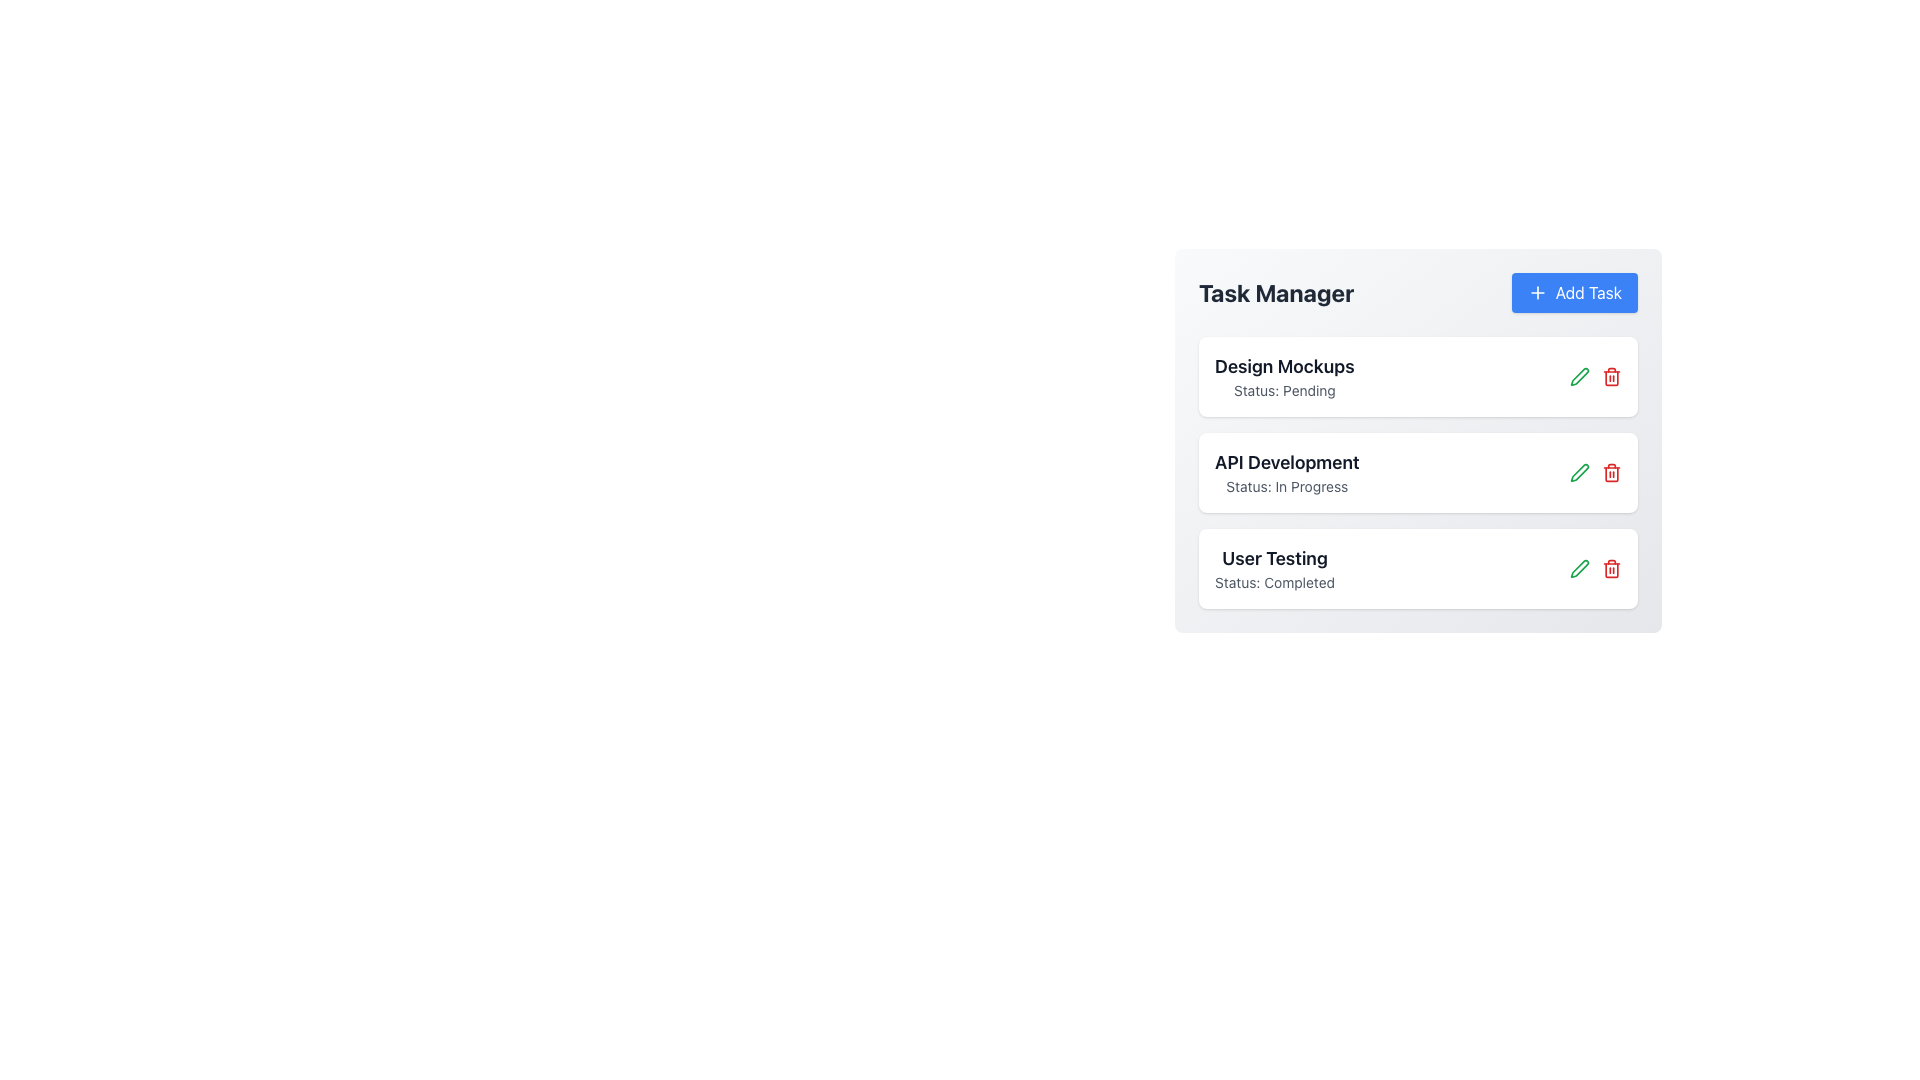 The width and height of the screenshot is (1920, 1080). I want to click on the 'User Testing' task item element in the Task Manager interface, so click(1417, 569).